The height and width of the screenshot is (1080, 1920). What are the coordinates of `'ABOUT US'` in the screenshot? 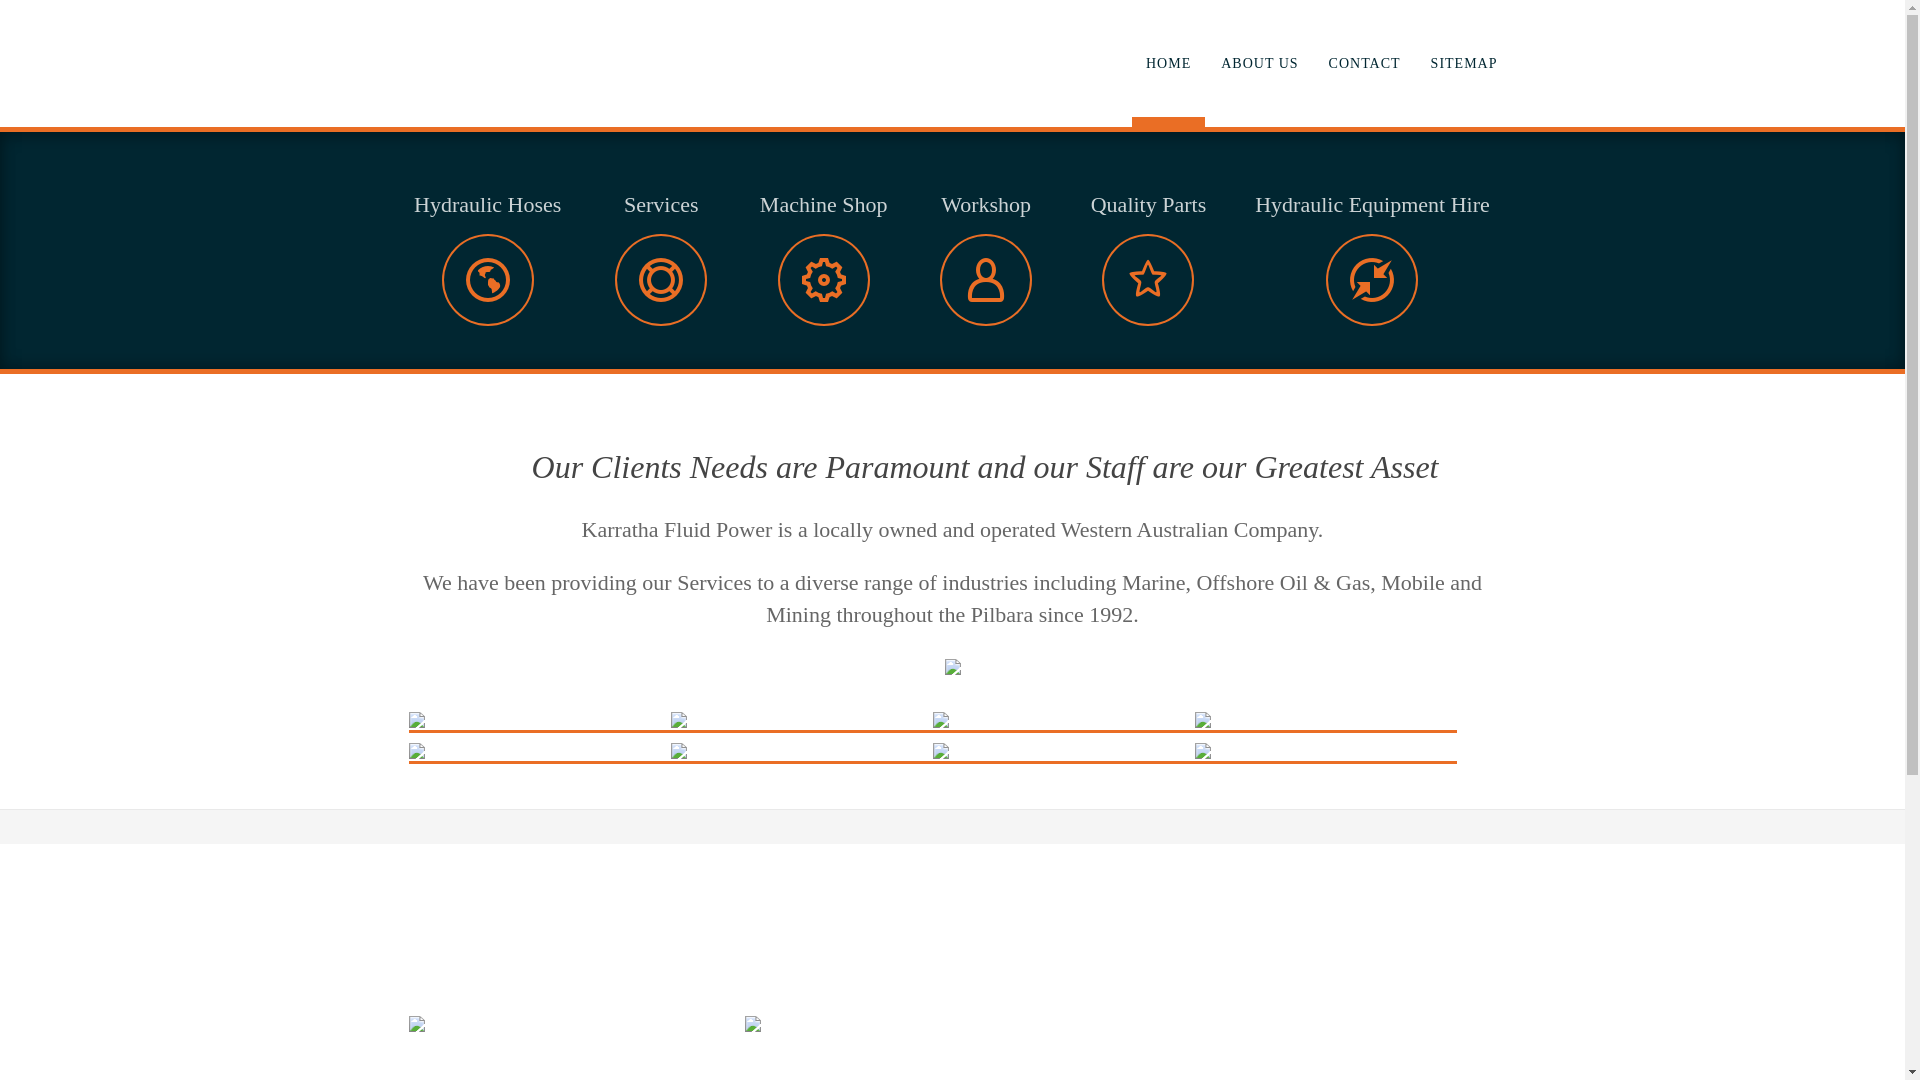 It's located at (1205, 62).